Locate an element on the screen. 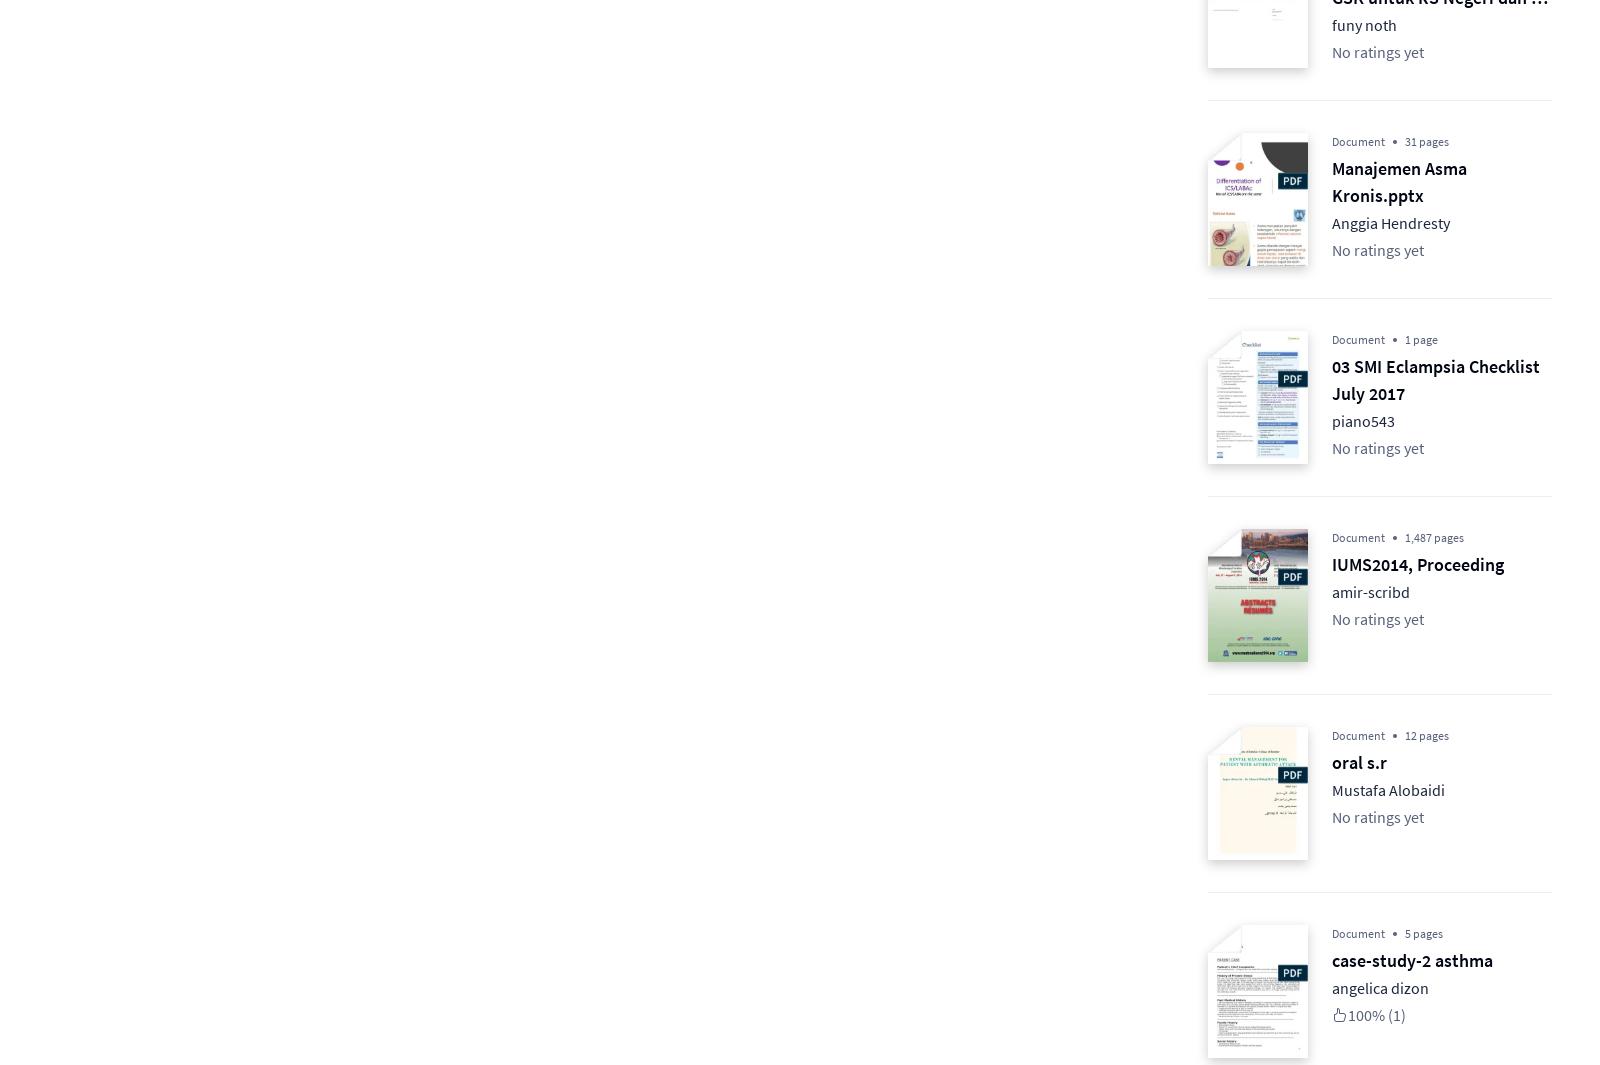 The height and width of the screenshot is (1065, 1600). 'Anggia Hendresty' is located at coordinates (1390, 222).